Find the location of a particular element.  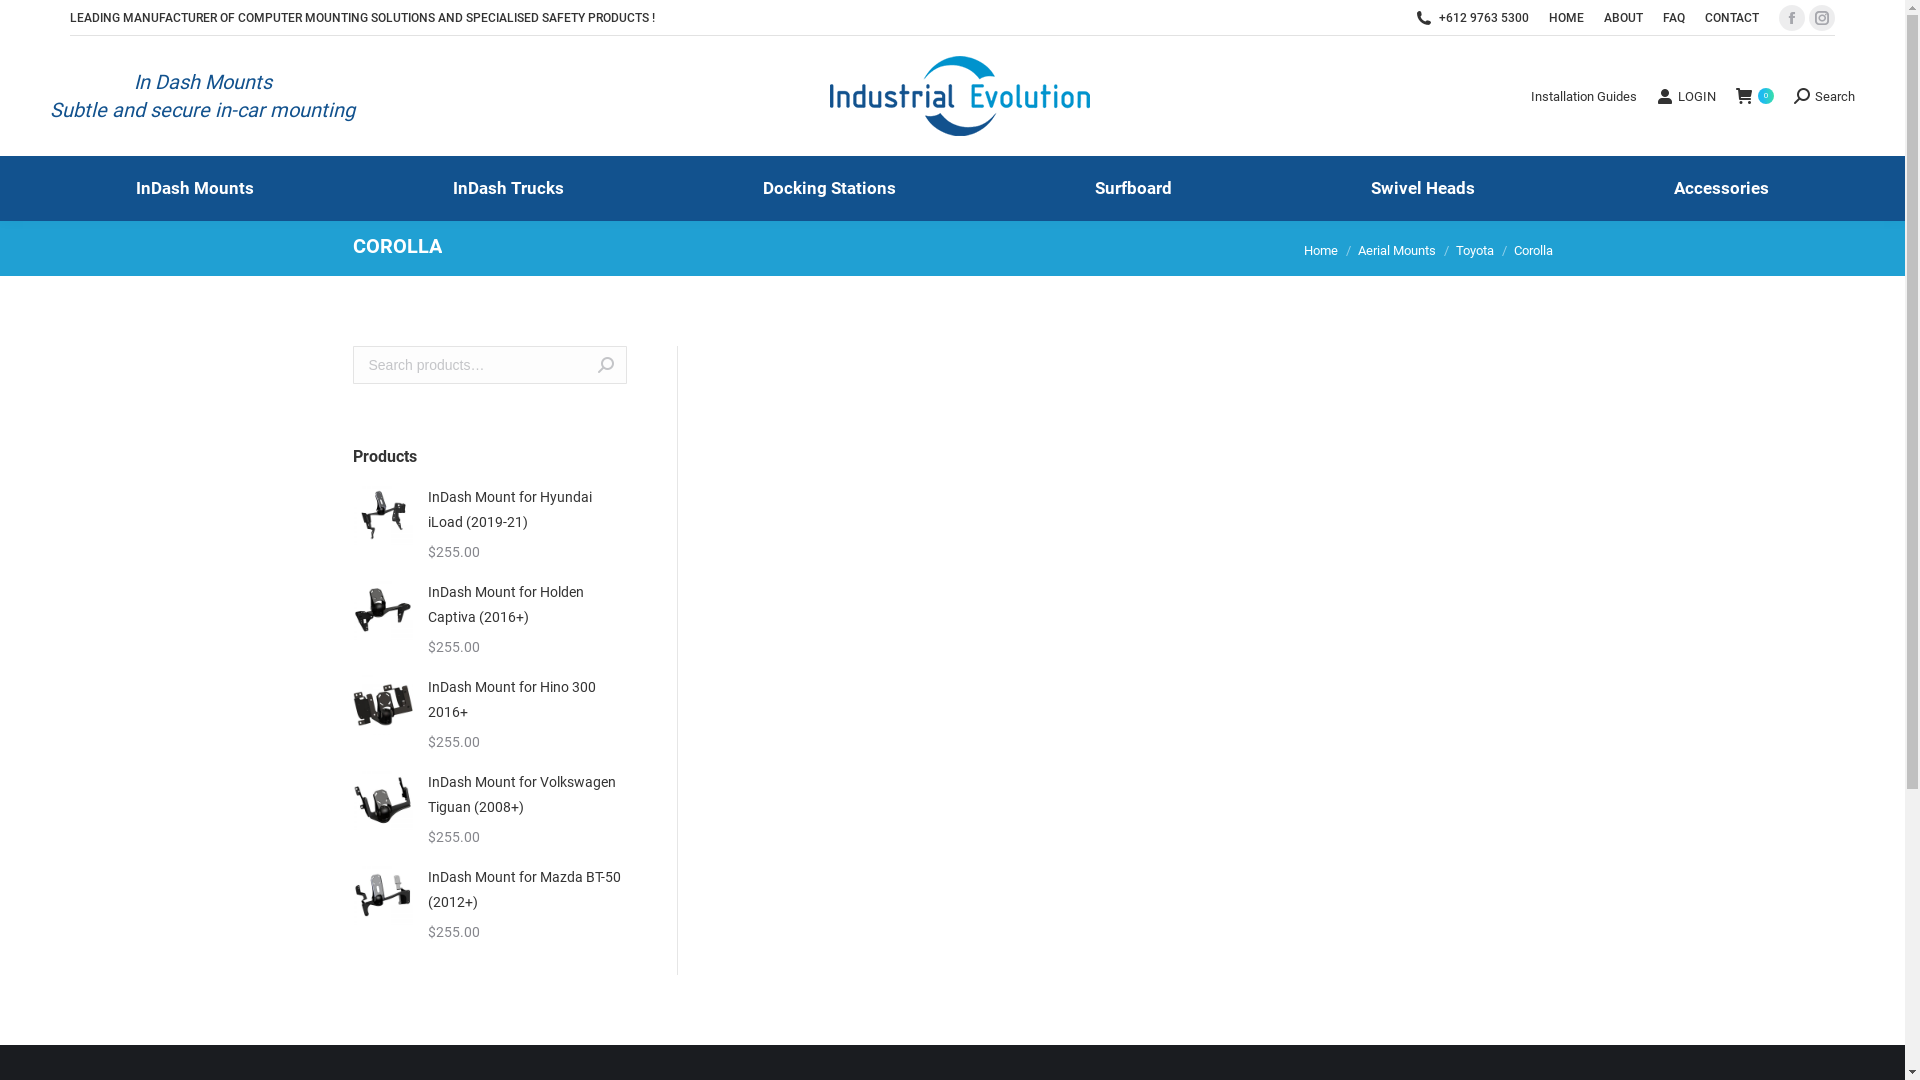

'FAQ' is located at coordinates (1674, 18).